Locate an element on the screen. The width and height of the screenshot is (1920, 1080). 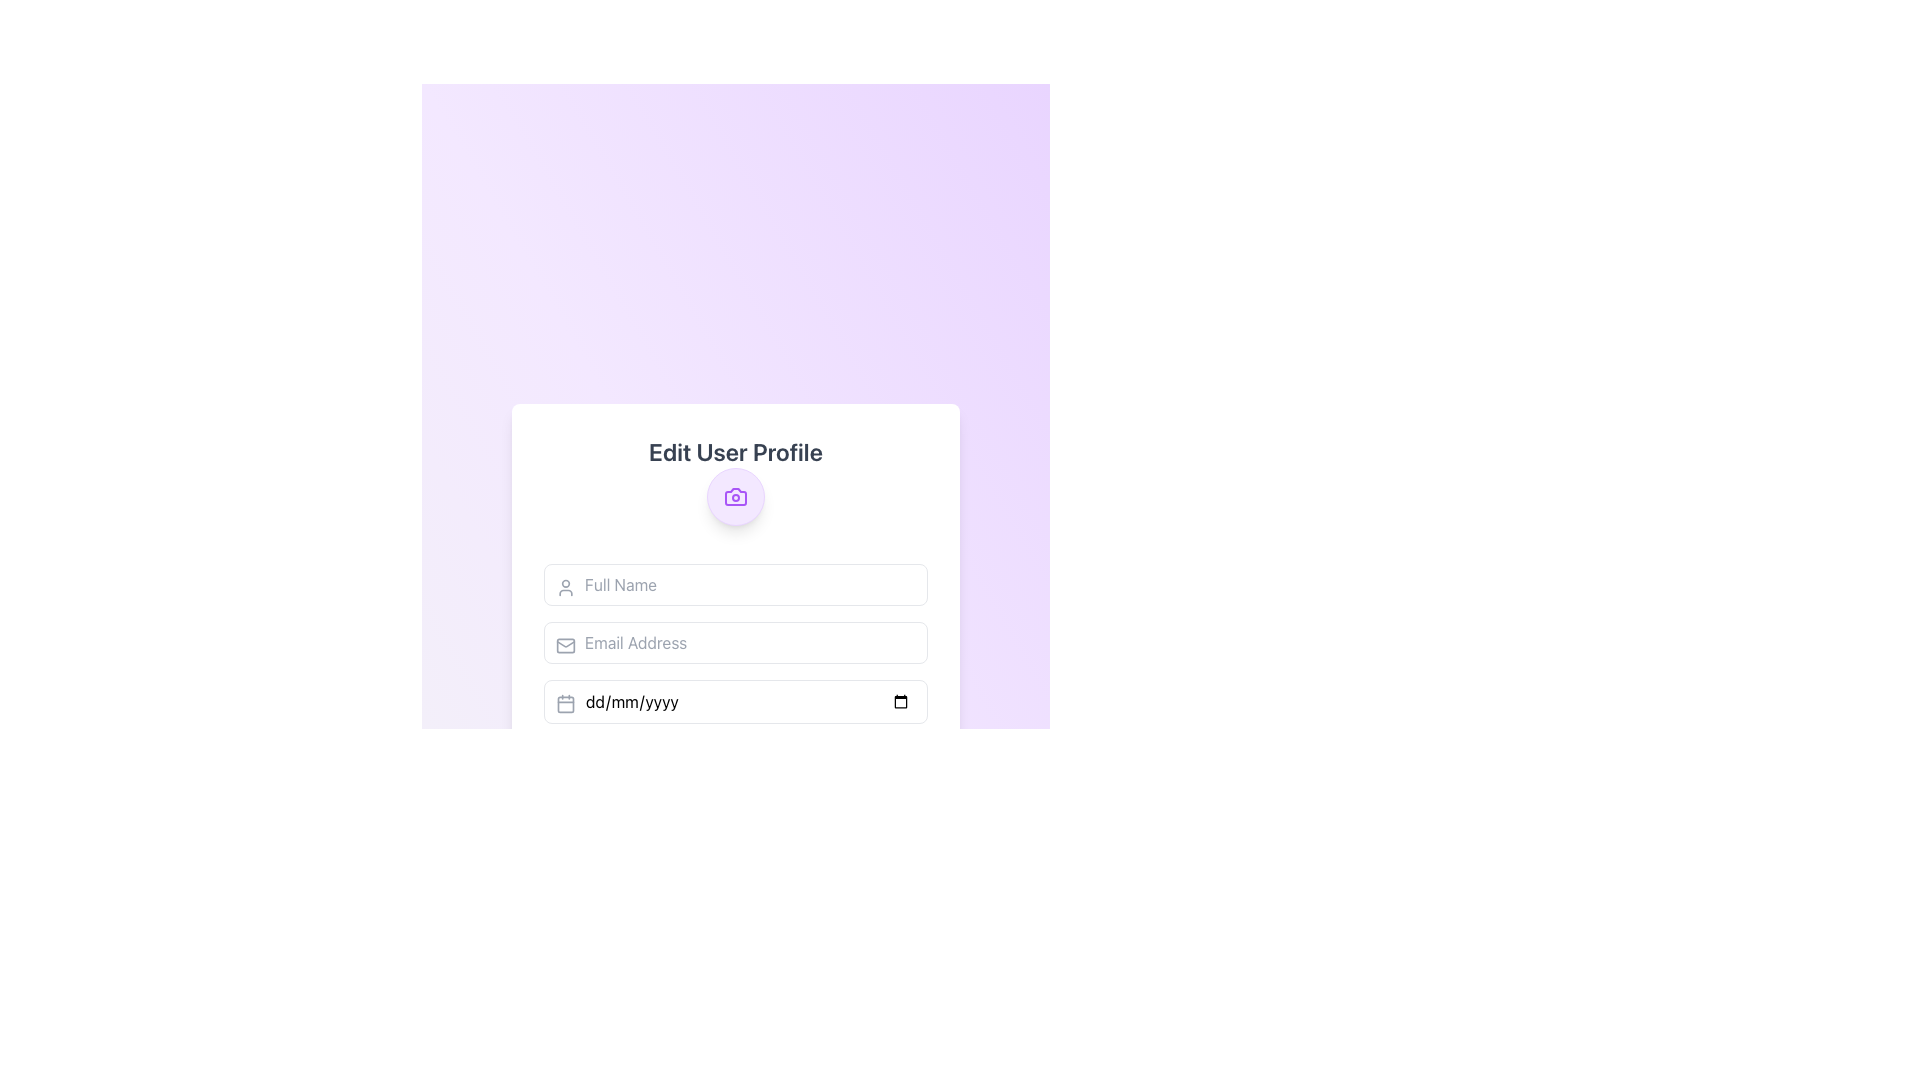
the user silhouette icon located within the 'Full Name' input field, which is represented by a circle and a rectangle in light gray color is located at coordinates (565, 586).